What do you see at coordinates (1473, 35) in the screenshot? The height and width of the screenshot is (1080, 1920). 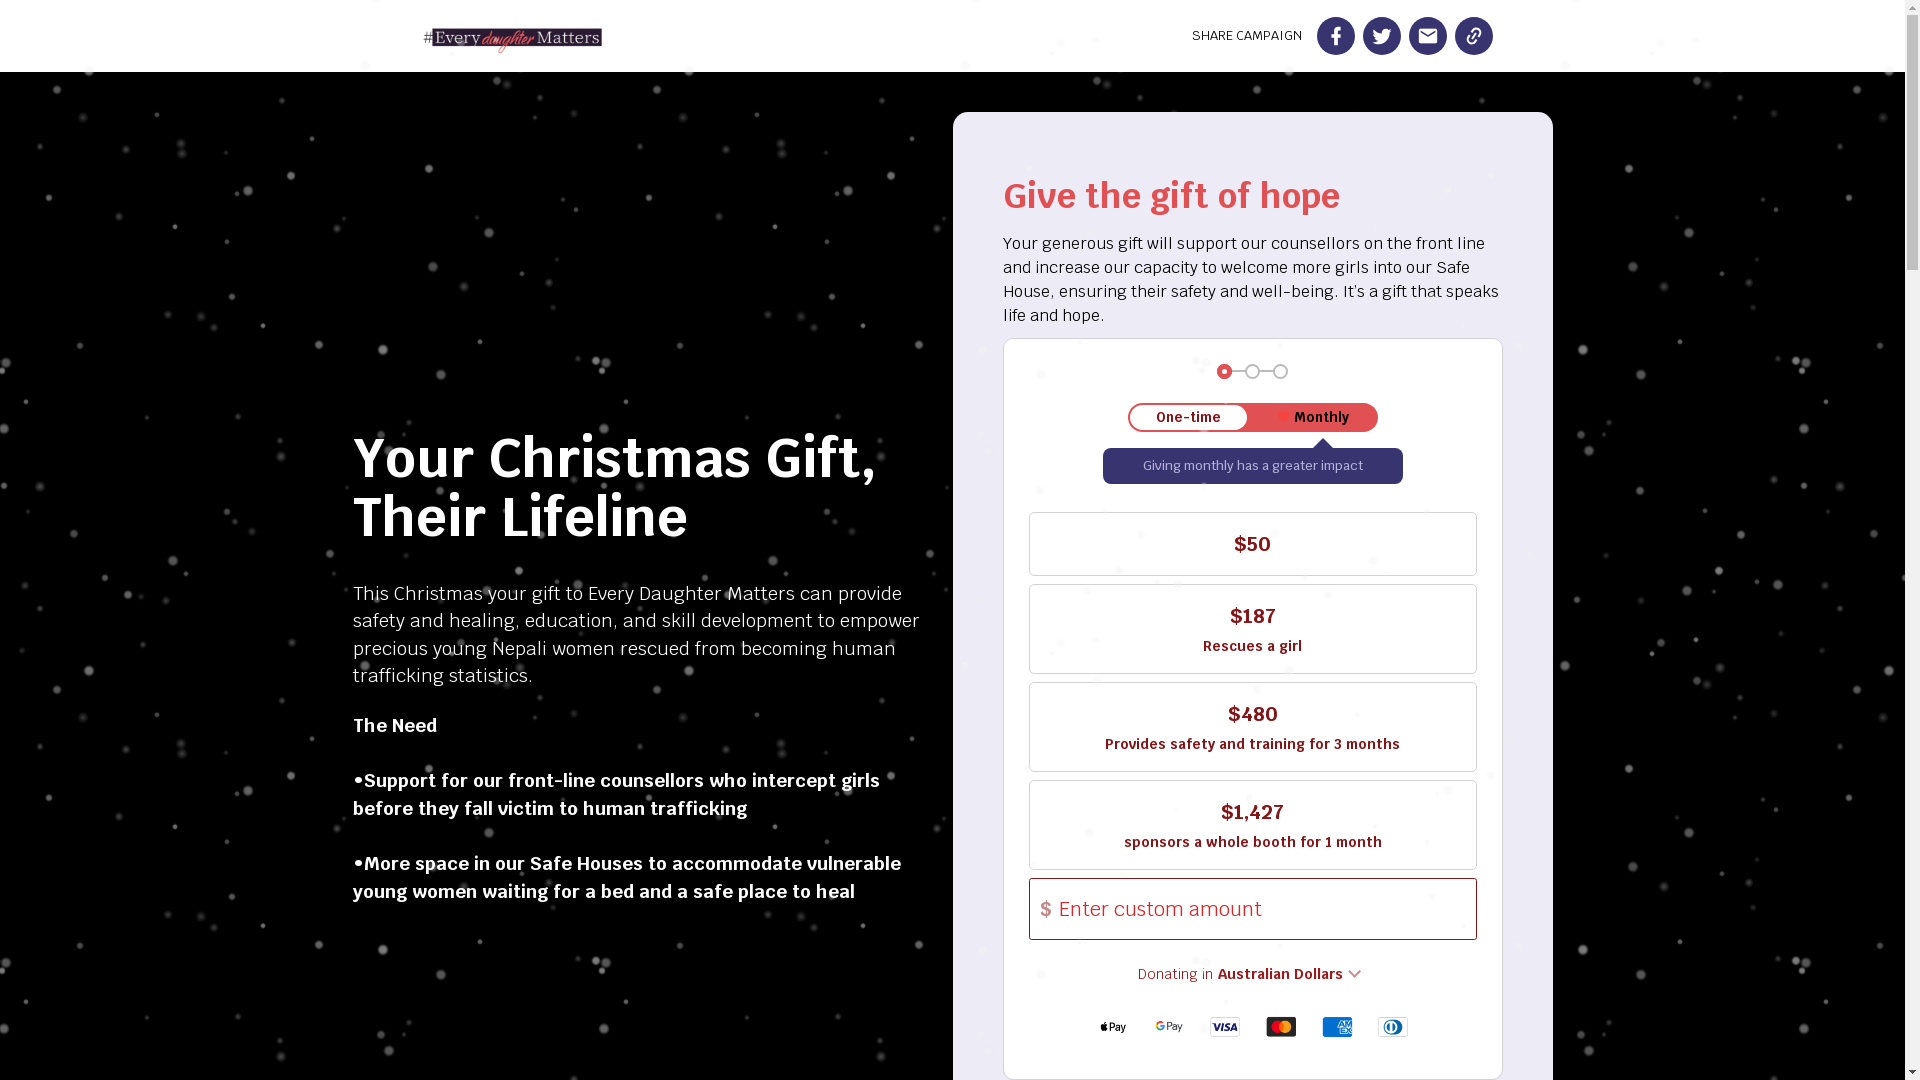 I see `'Copy Link'` at bounding box center [1473, 35].